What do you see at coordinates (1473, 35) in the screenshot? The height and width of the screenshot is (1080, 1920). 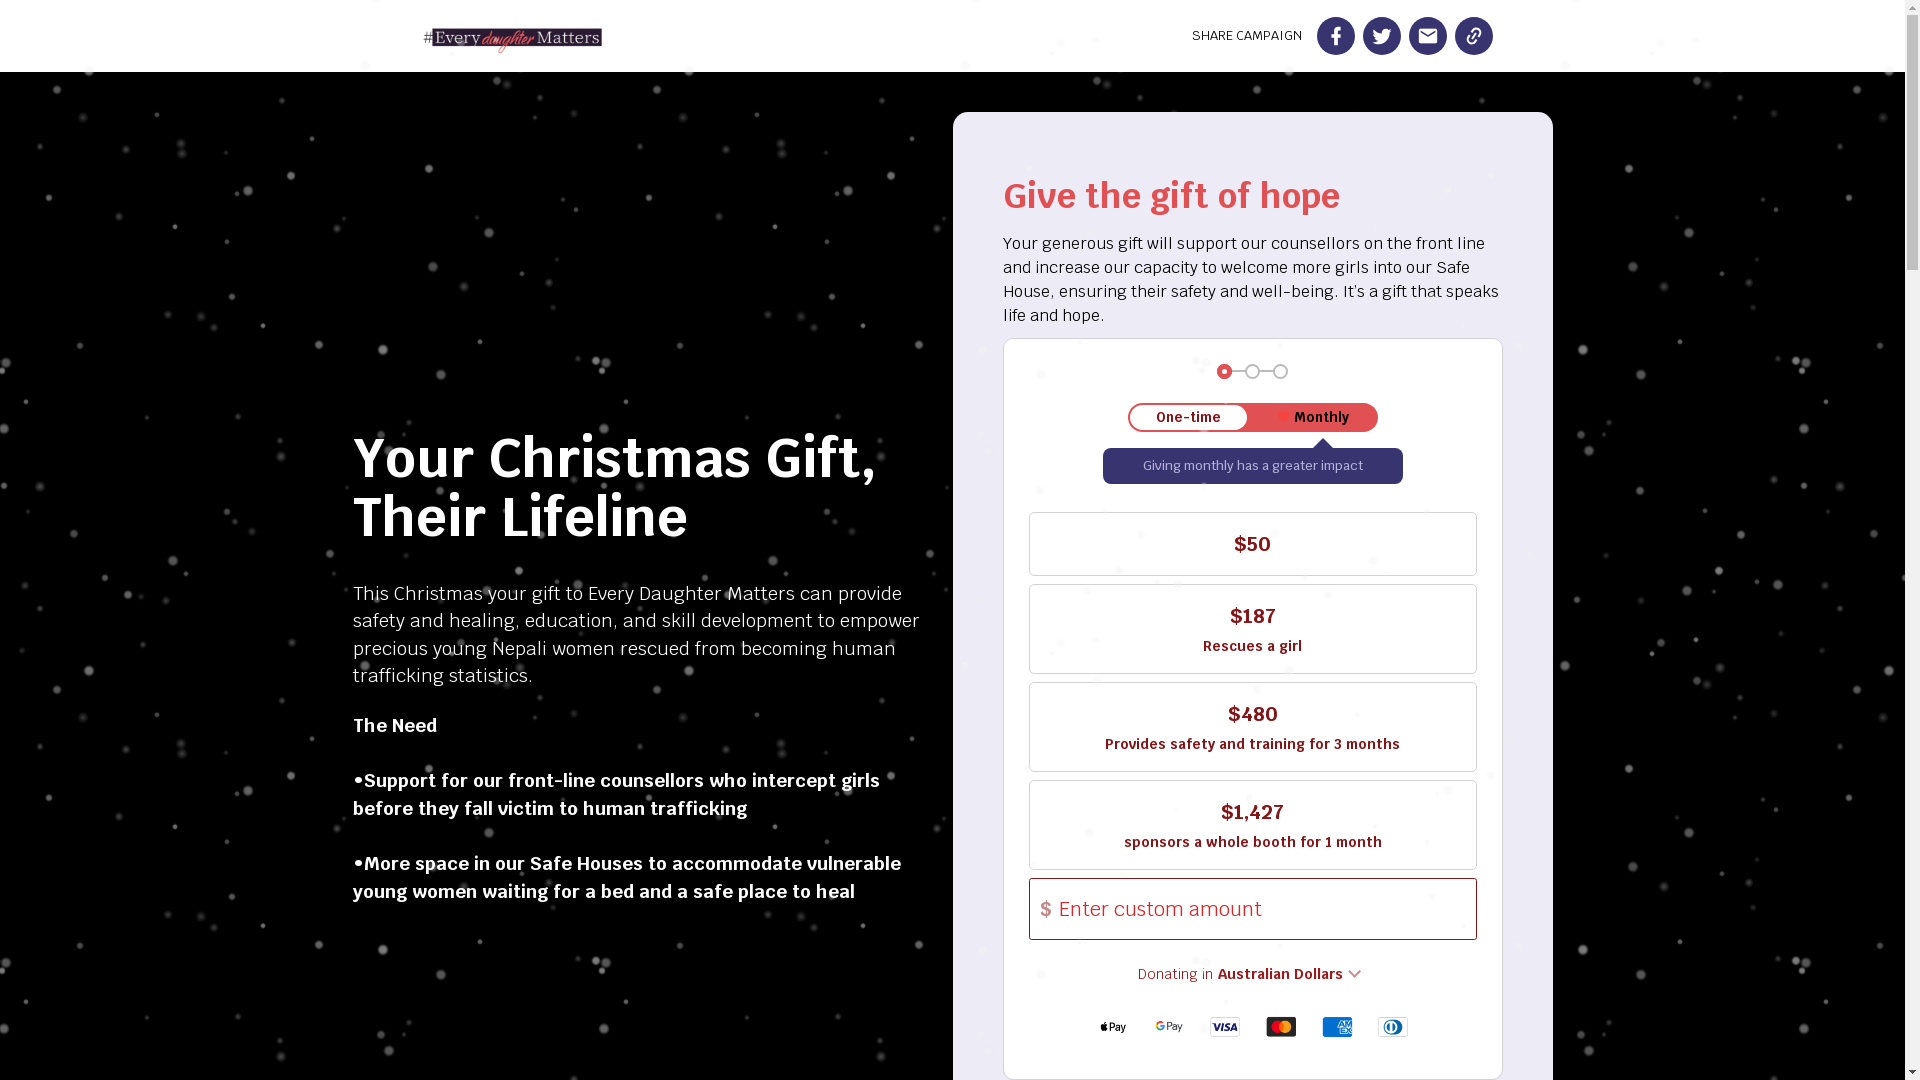 I see `'Copy Link'` at bounding box center [1473, 35].